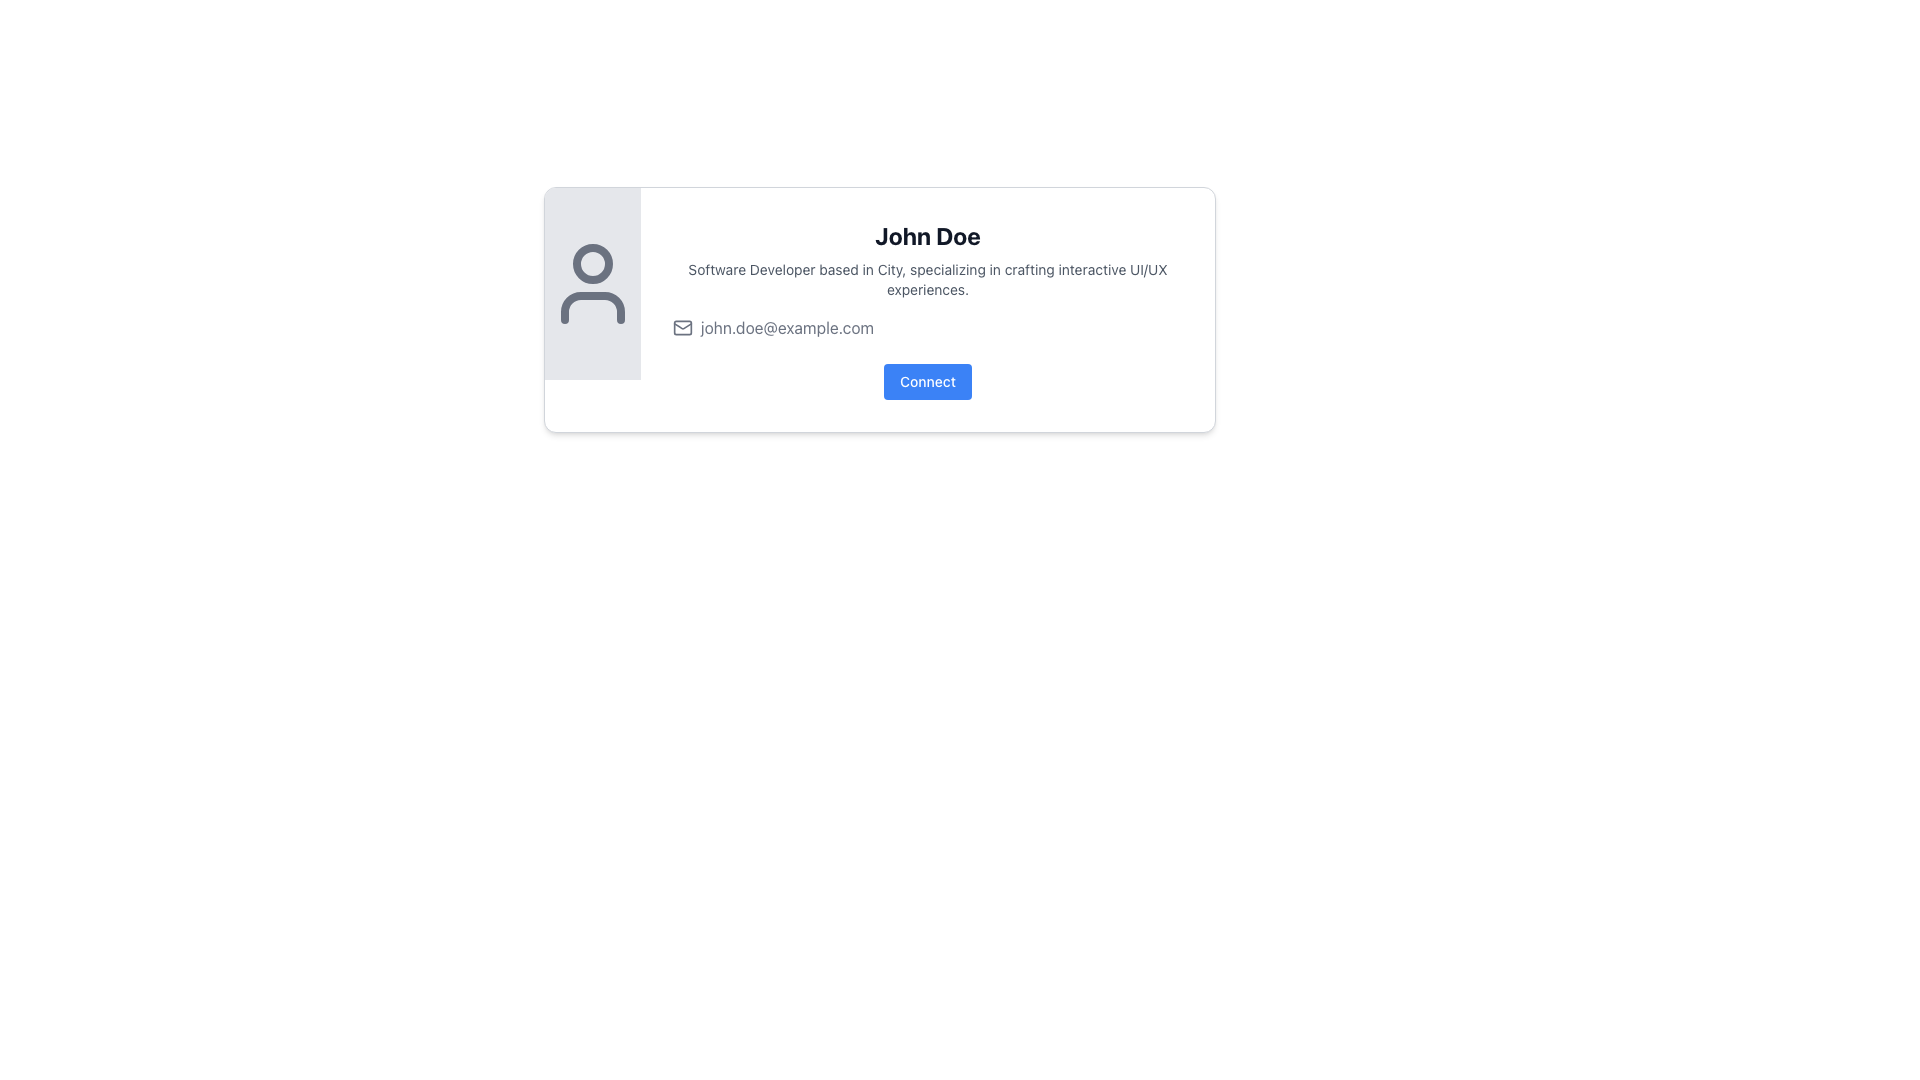  I want to click on the Profile Information Box that contains the name 'John Doe', a description of being a software developer, an email address line, and a blue 'Connect' button, so click(926, 309).